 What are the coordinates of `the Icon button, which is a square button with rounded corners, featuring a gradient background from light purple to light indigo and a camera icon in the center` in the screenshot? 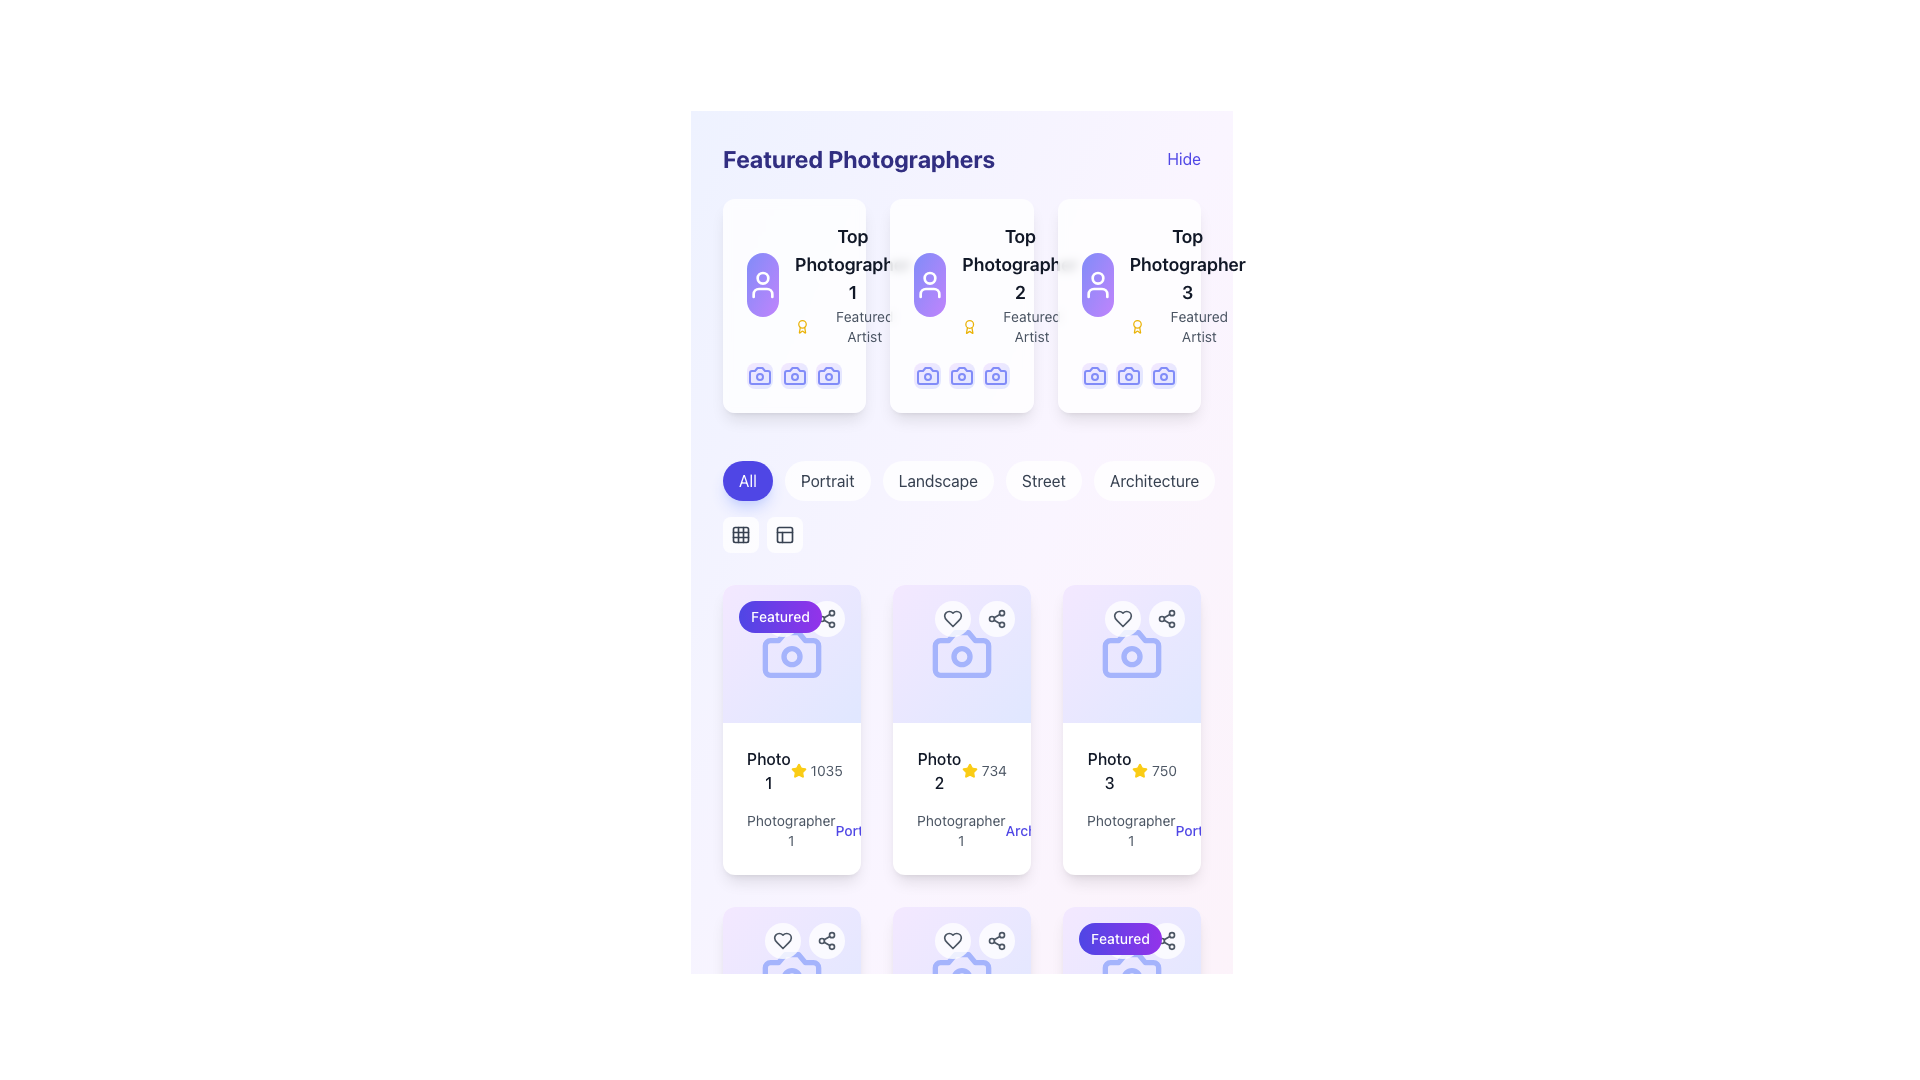 It's located at (1163, 376).